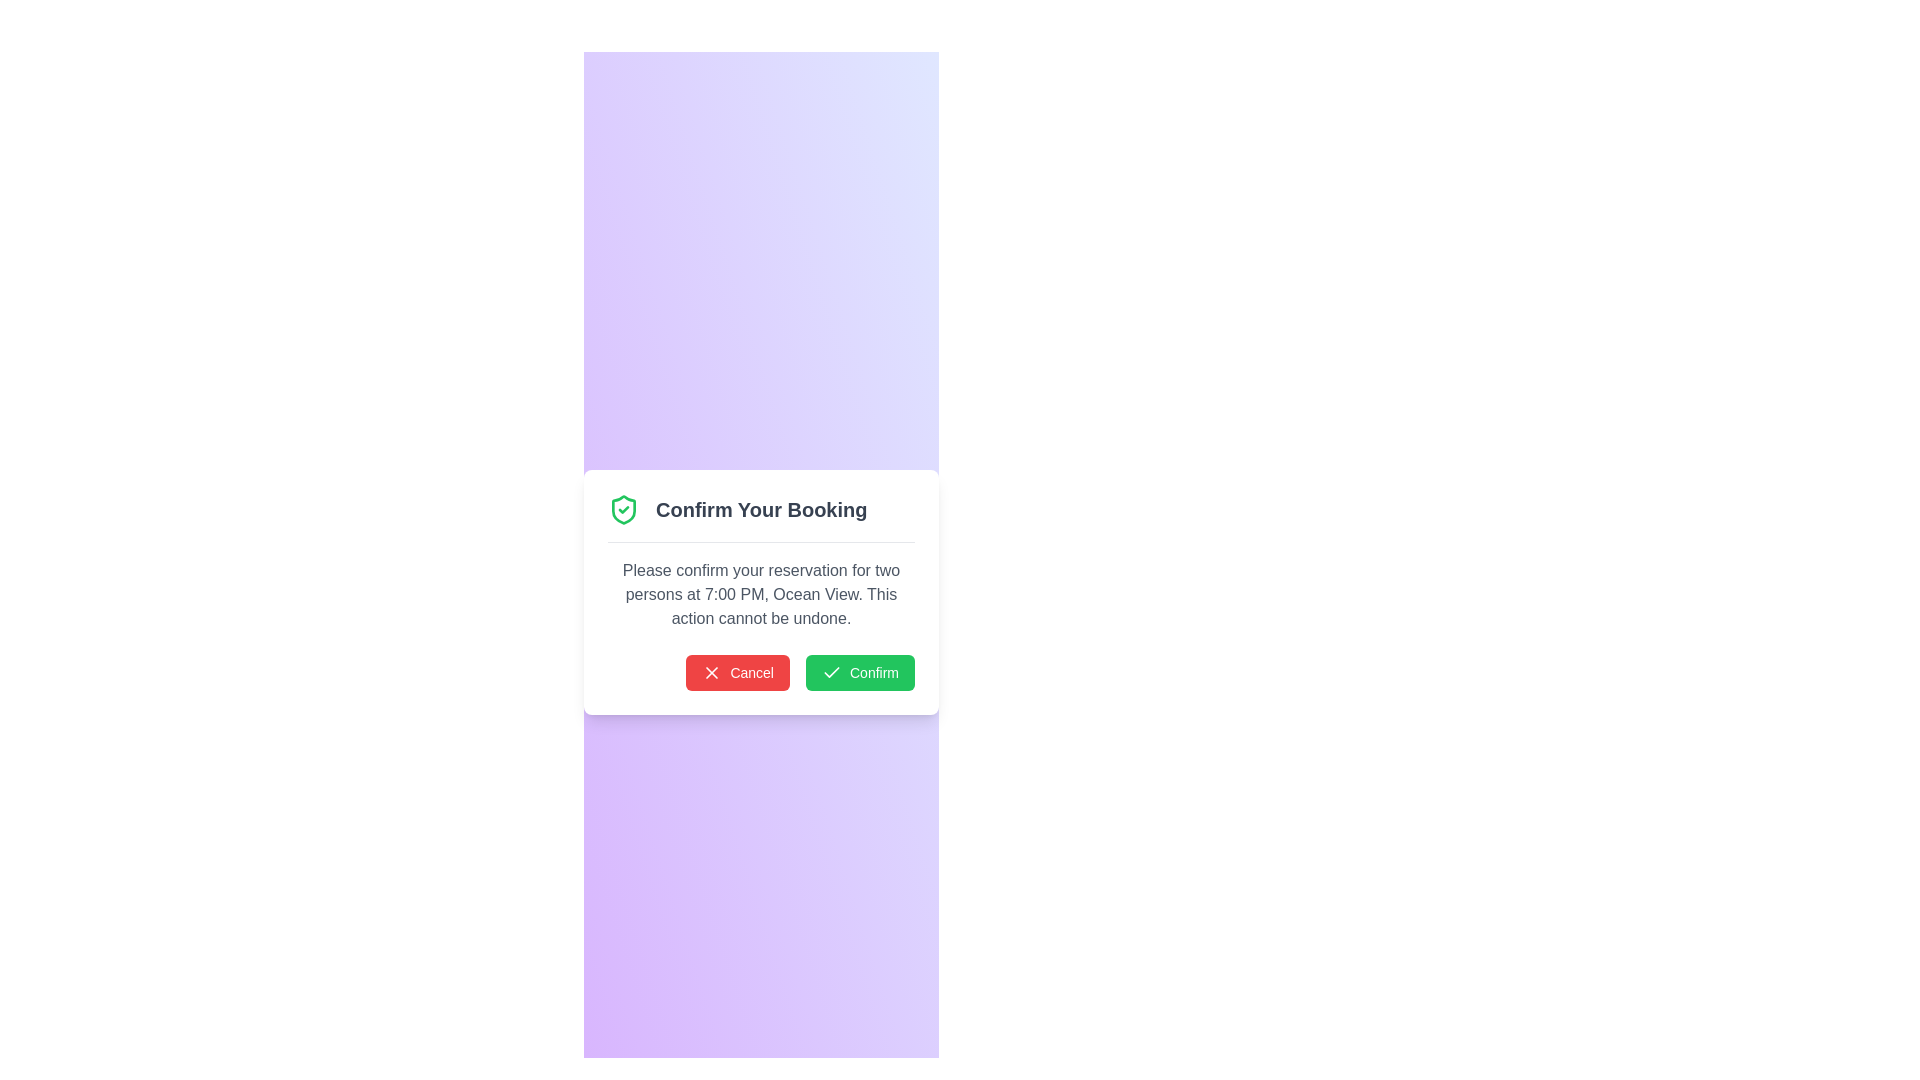  What do you see at coordinates (831, 672) in the screenshot?
I see `the vector-based checkmark icon located within the green 'Confirm' button at the bottom-right corner of the confirmation dialog box` at bounding box center [831, 672].